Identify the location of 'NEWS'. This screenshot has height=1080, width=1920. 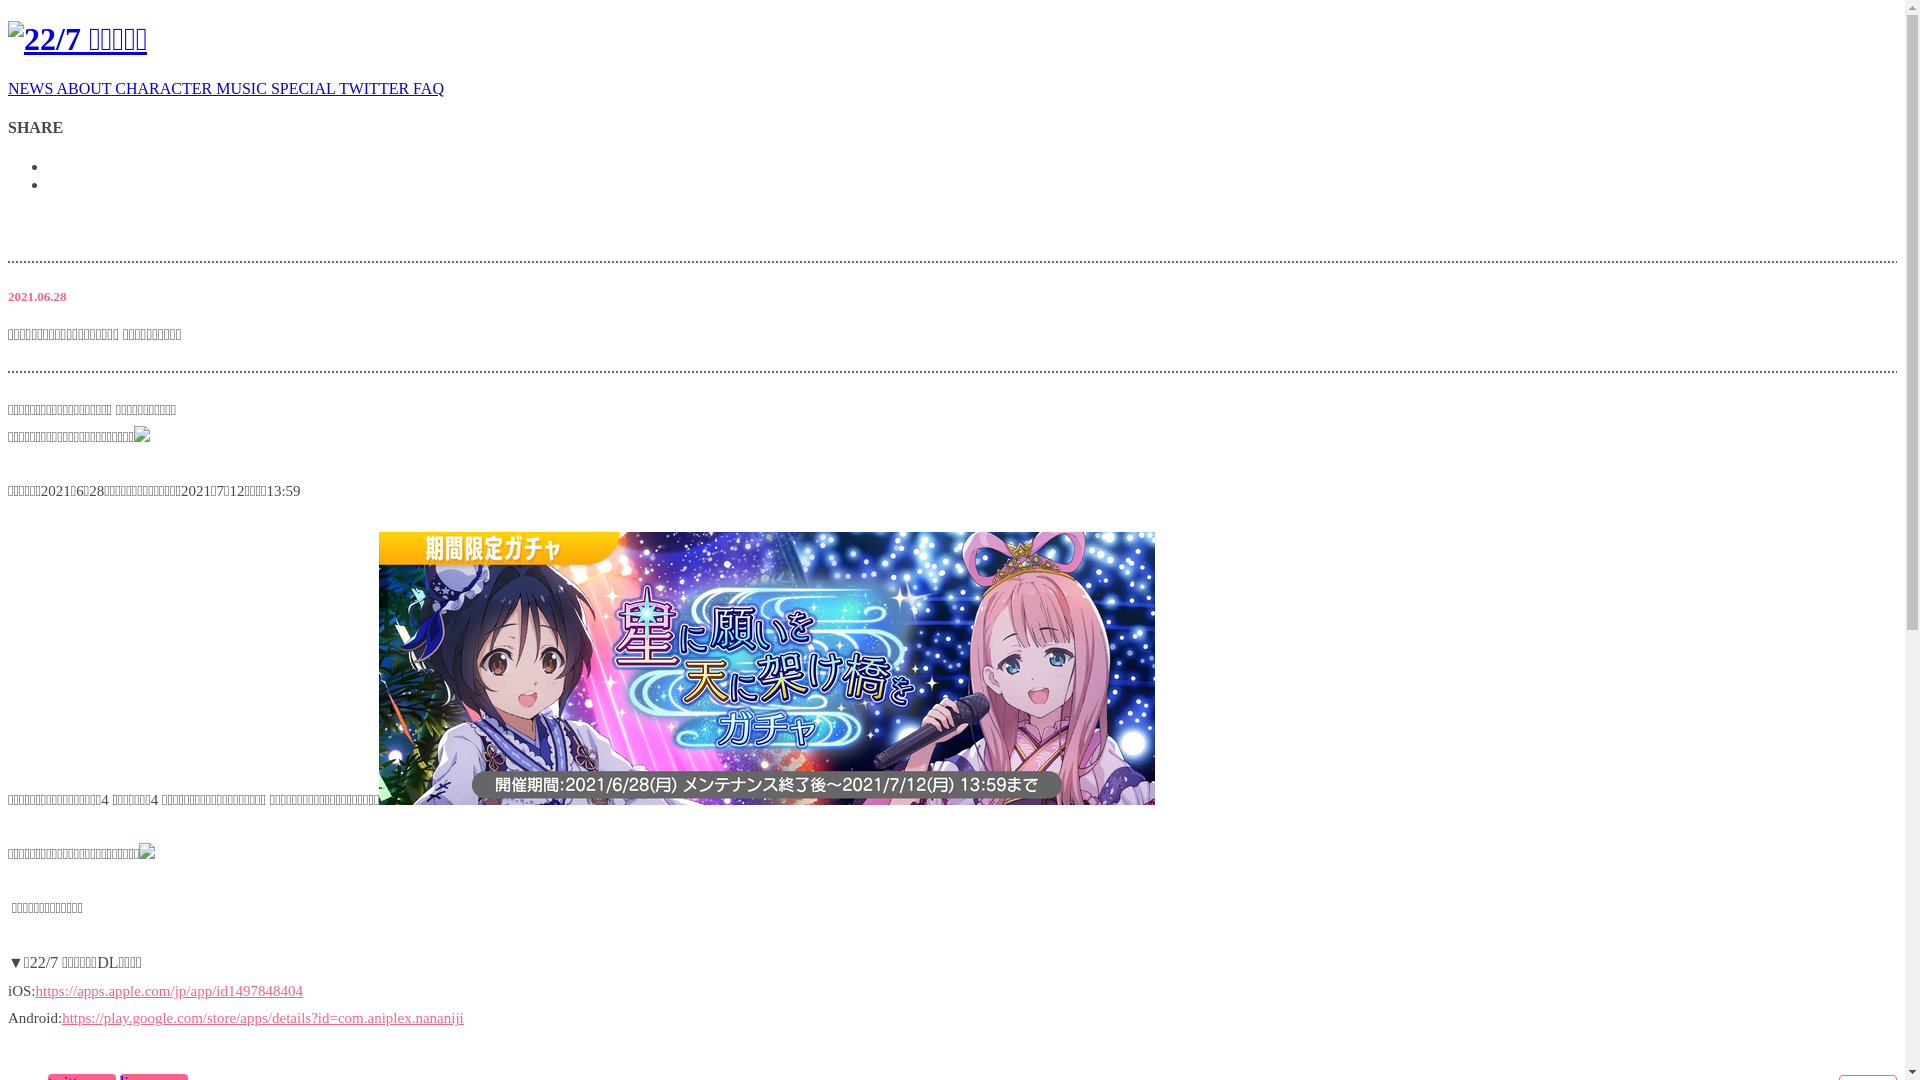
(32, 87).